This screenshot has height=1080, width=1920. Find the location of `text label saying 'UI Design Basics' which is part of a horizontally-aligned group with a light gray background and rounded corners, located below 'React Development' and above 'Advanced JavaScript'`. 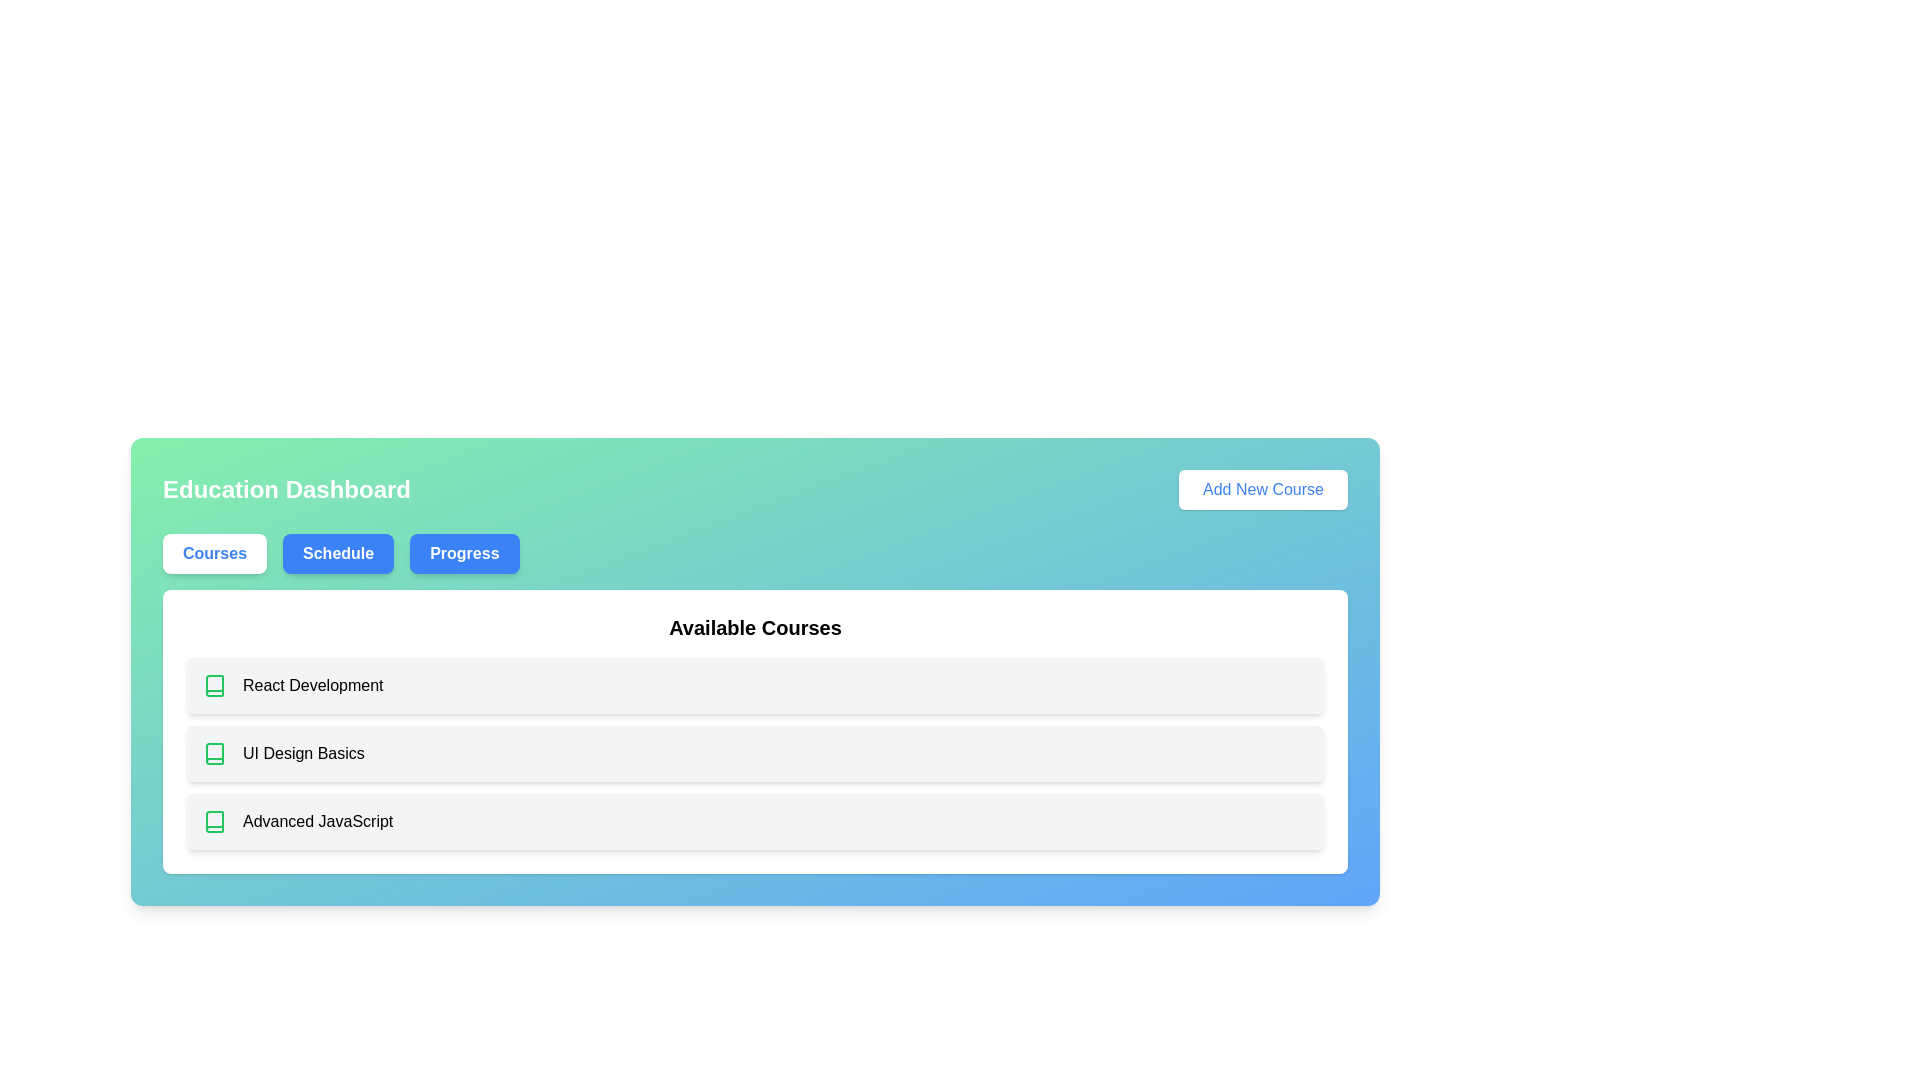

text label saying 'UI Design Basics' which is part of a horizontally-aligned group with a light gray background and rounded corners, located below 'React Development' and above 'Advanced JavaScript' is located at coordinates (302, 753).